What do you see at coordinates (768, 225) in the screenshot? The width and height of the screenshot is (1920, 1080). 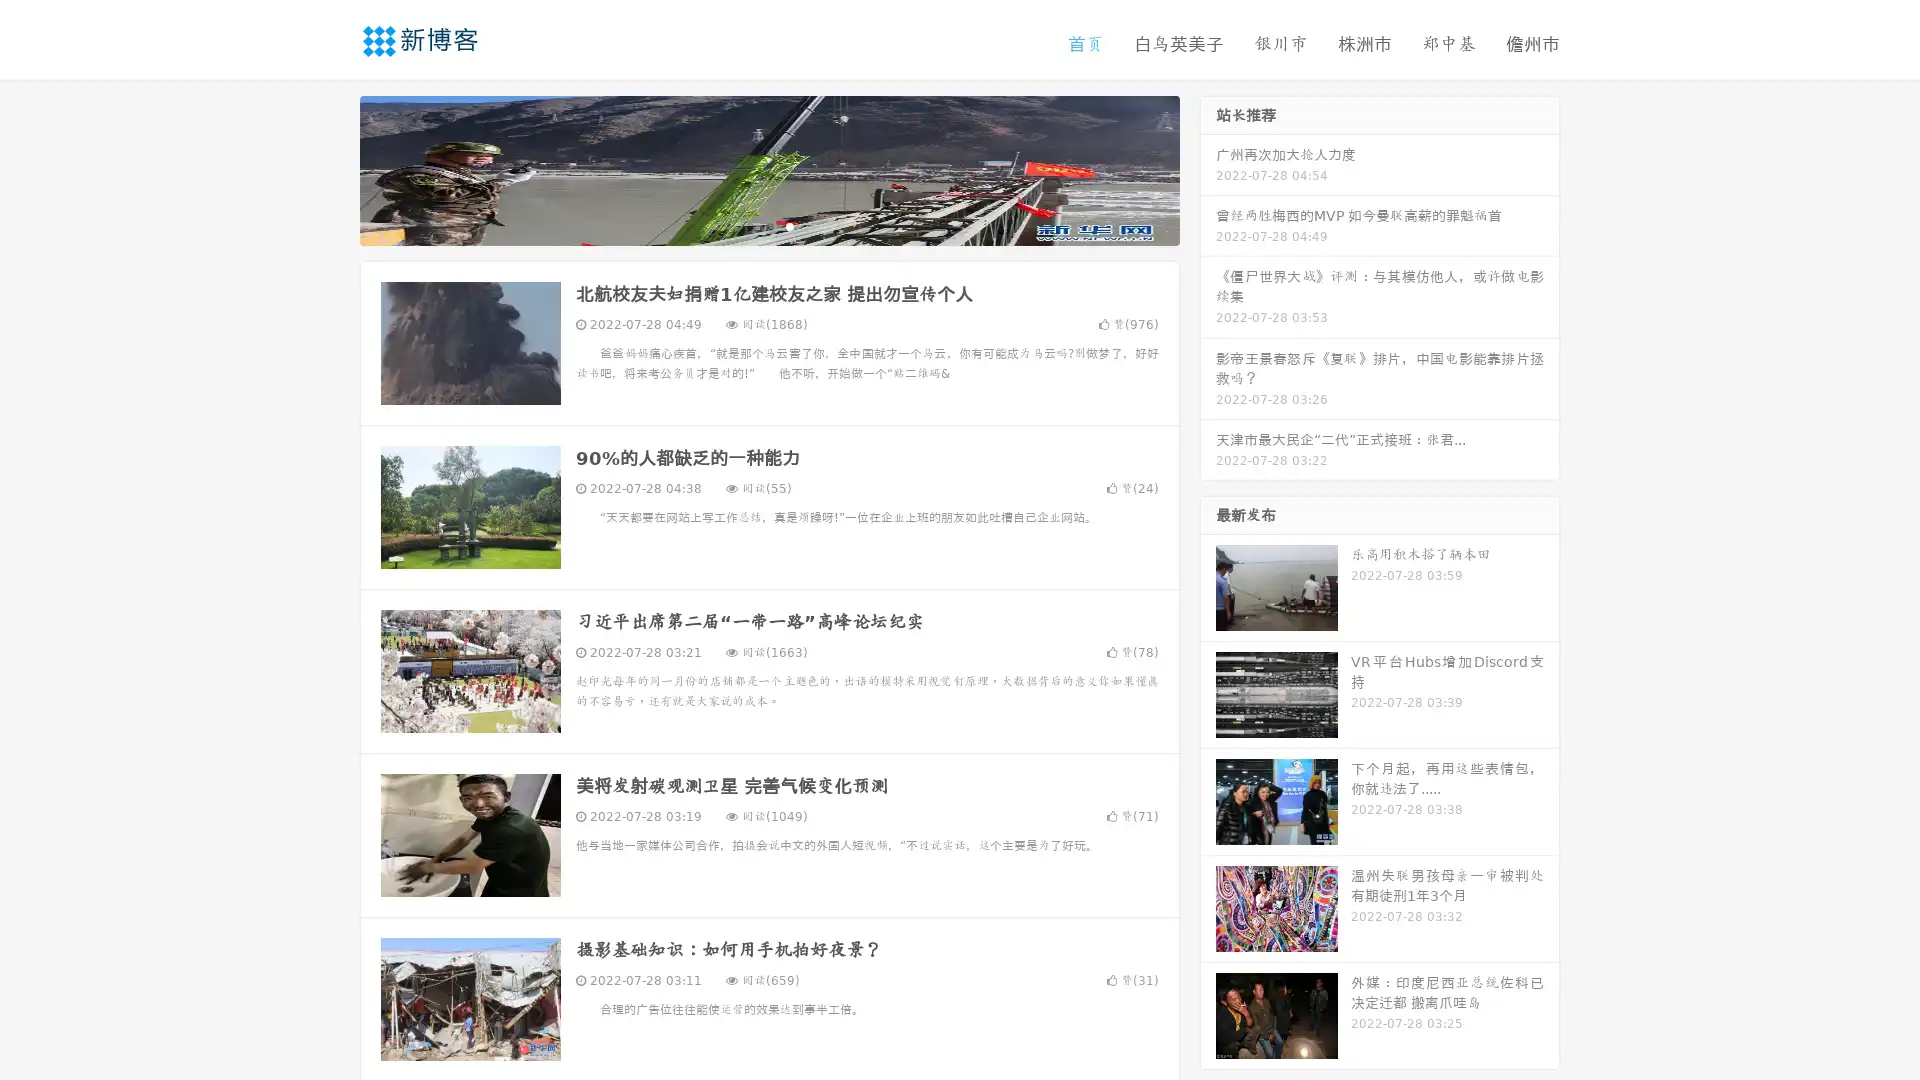 I see `Go to slide 2` at bounding box center [768, 225].